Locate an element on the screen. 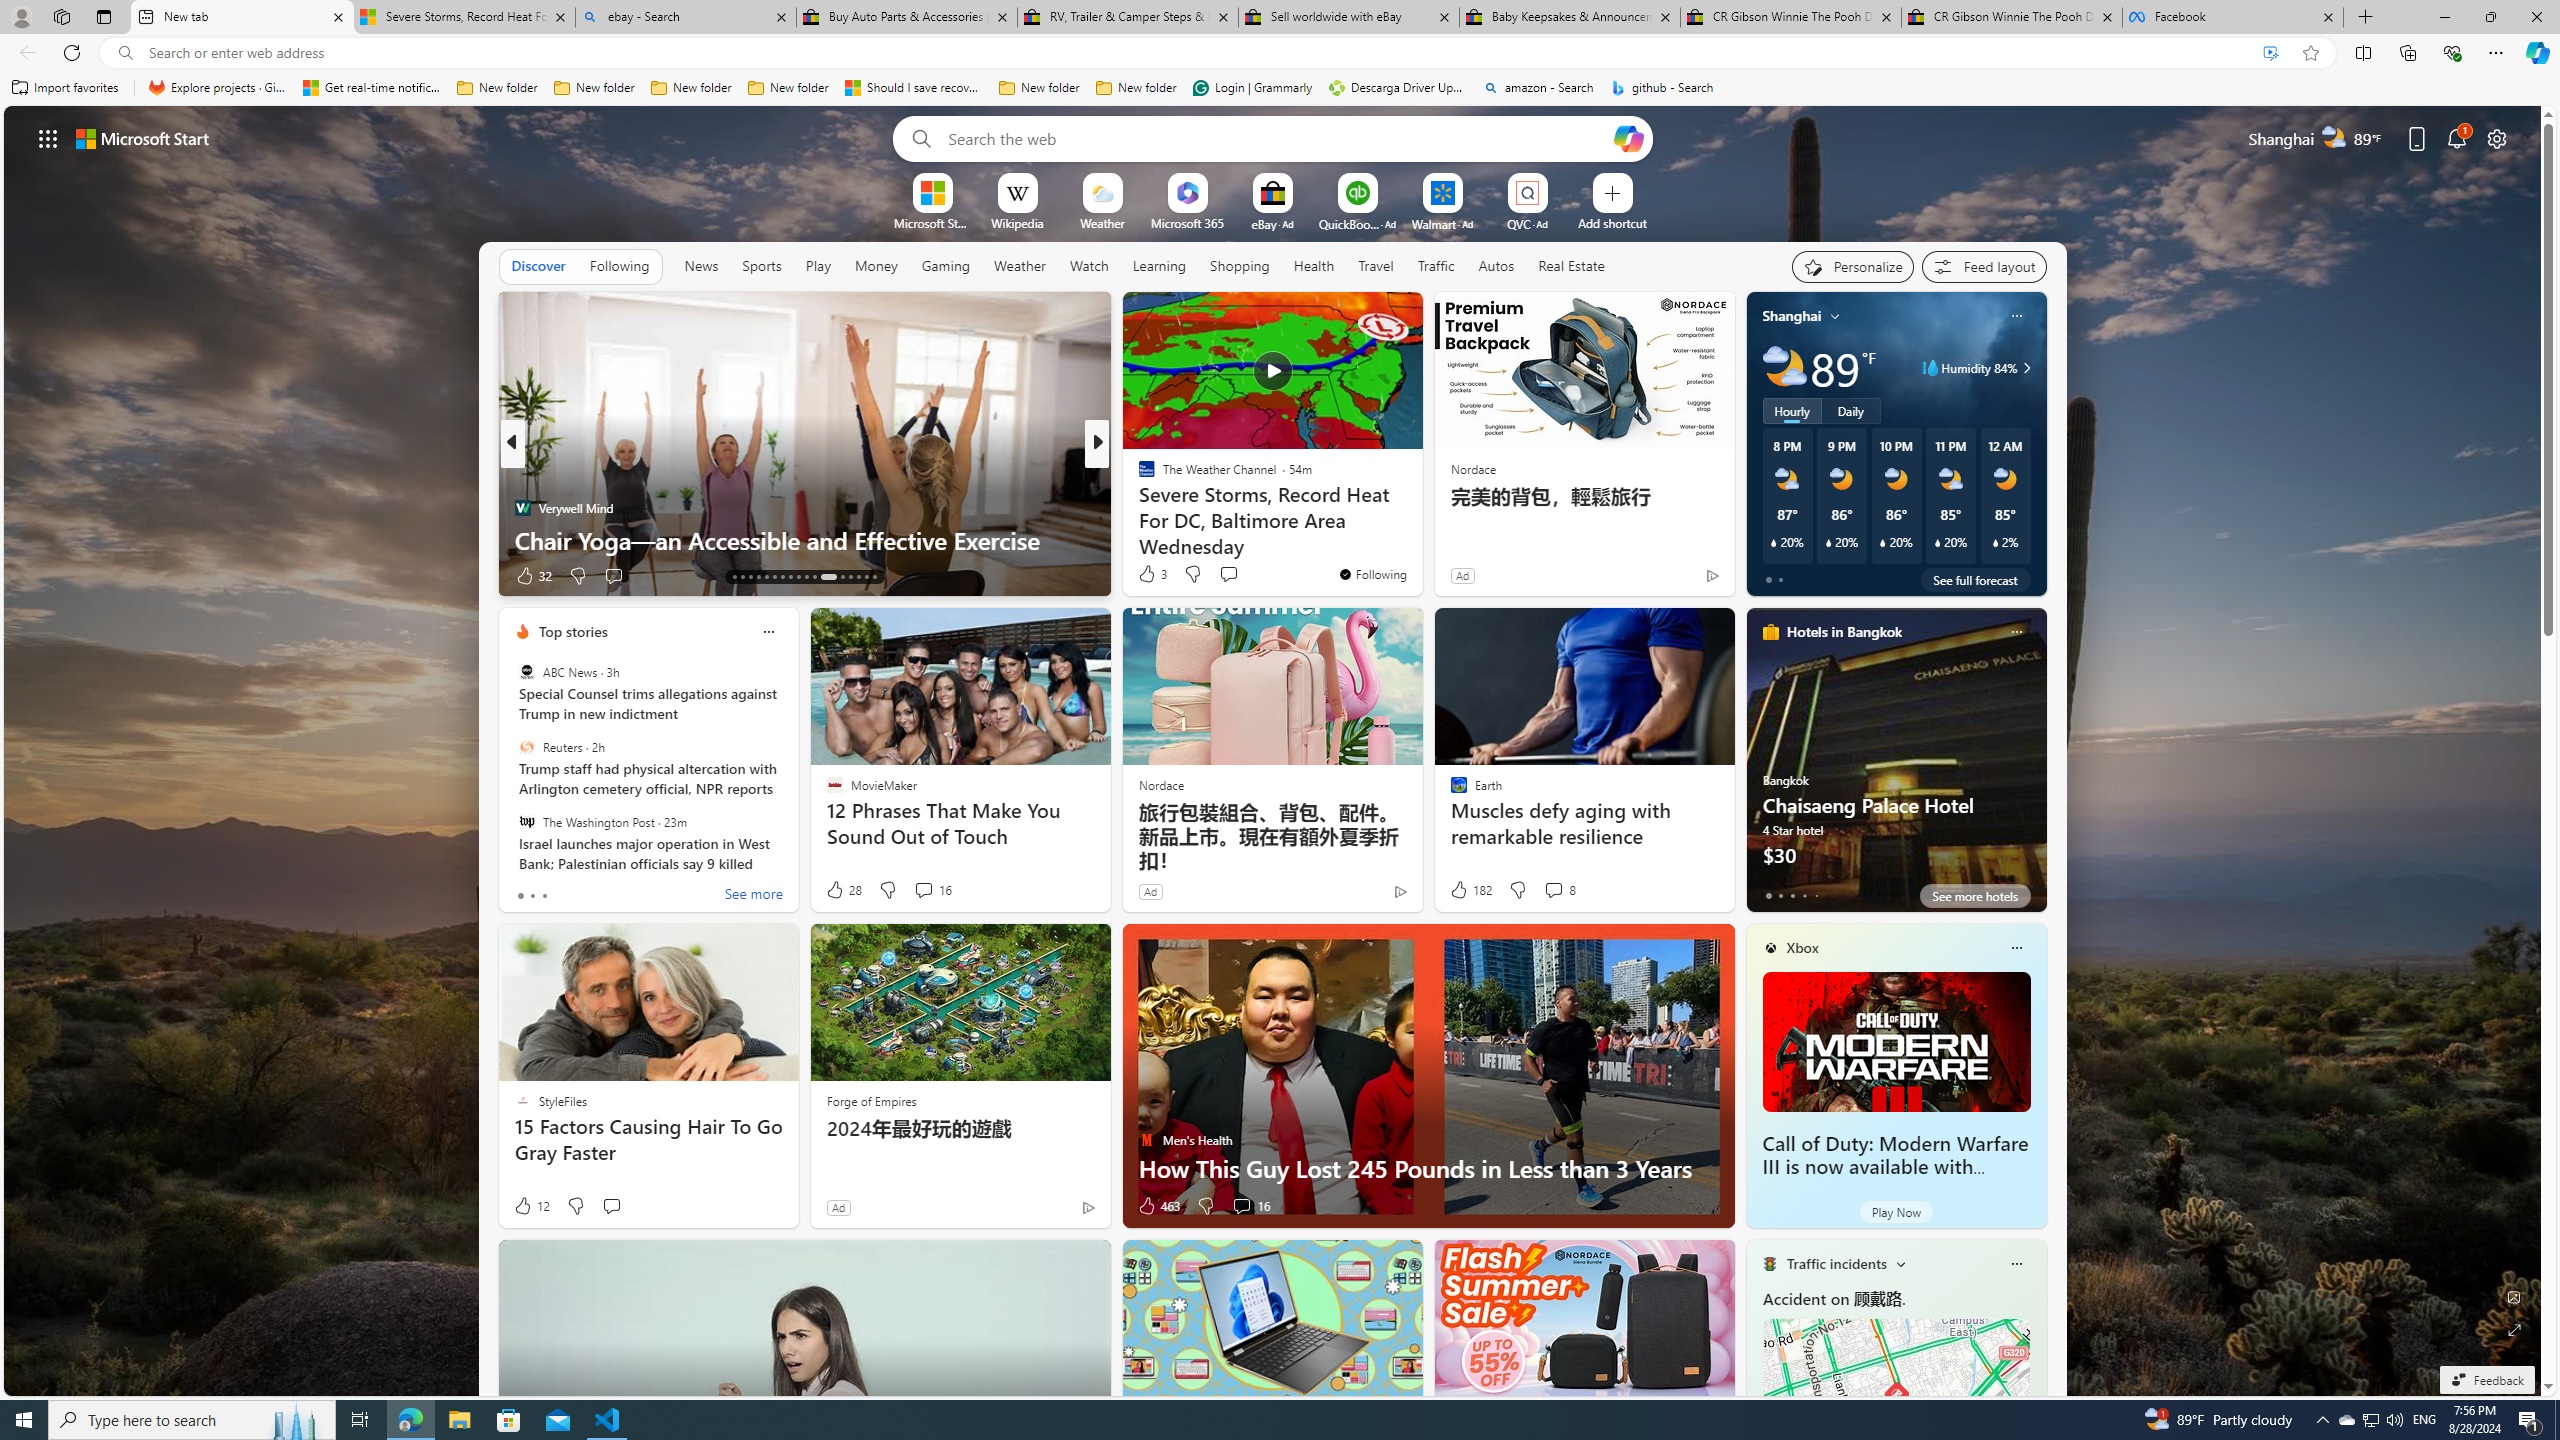 Image resolution: width=2560 pixels, height=1440 pixels. 'AutomationID: tab-17' is located at coordinates (766, 577).